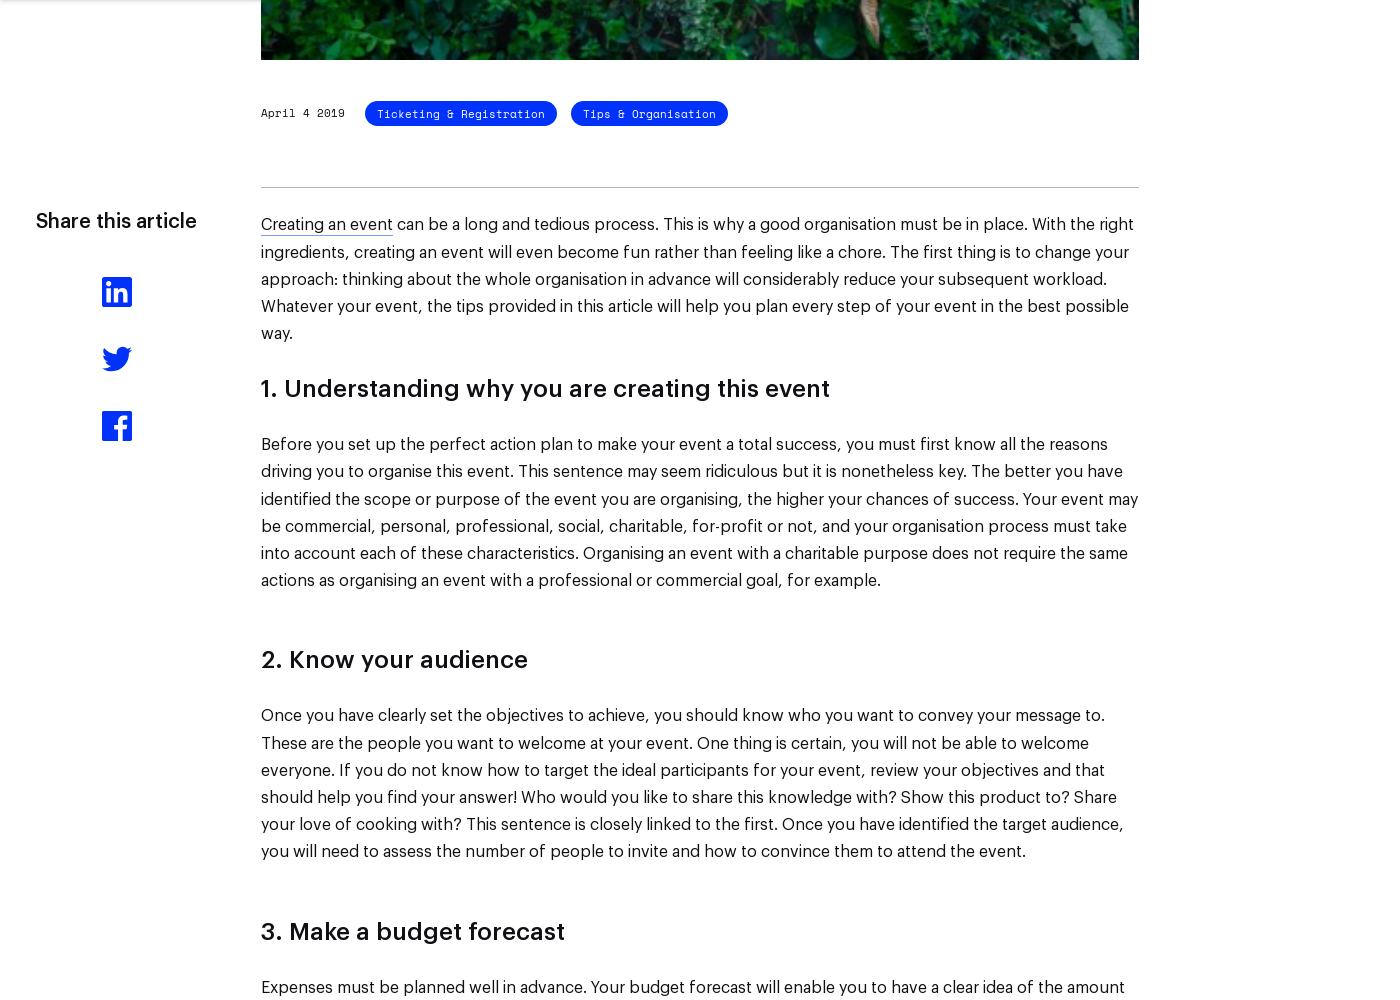 This screenshot has height=1000, width=1400. I want to click on '2. Know your audience', so click(394, 661).